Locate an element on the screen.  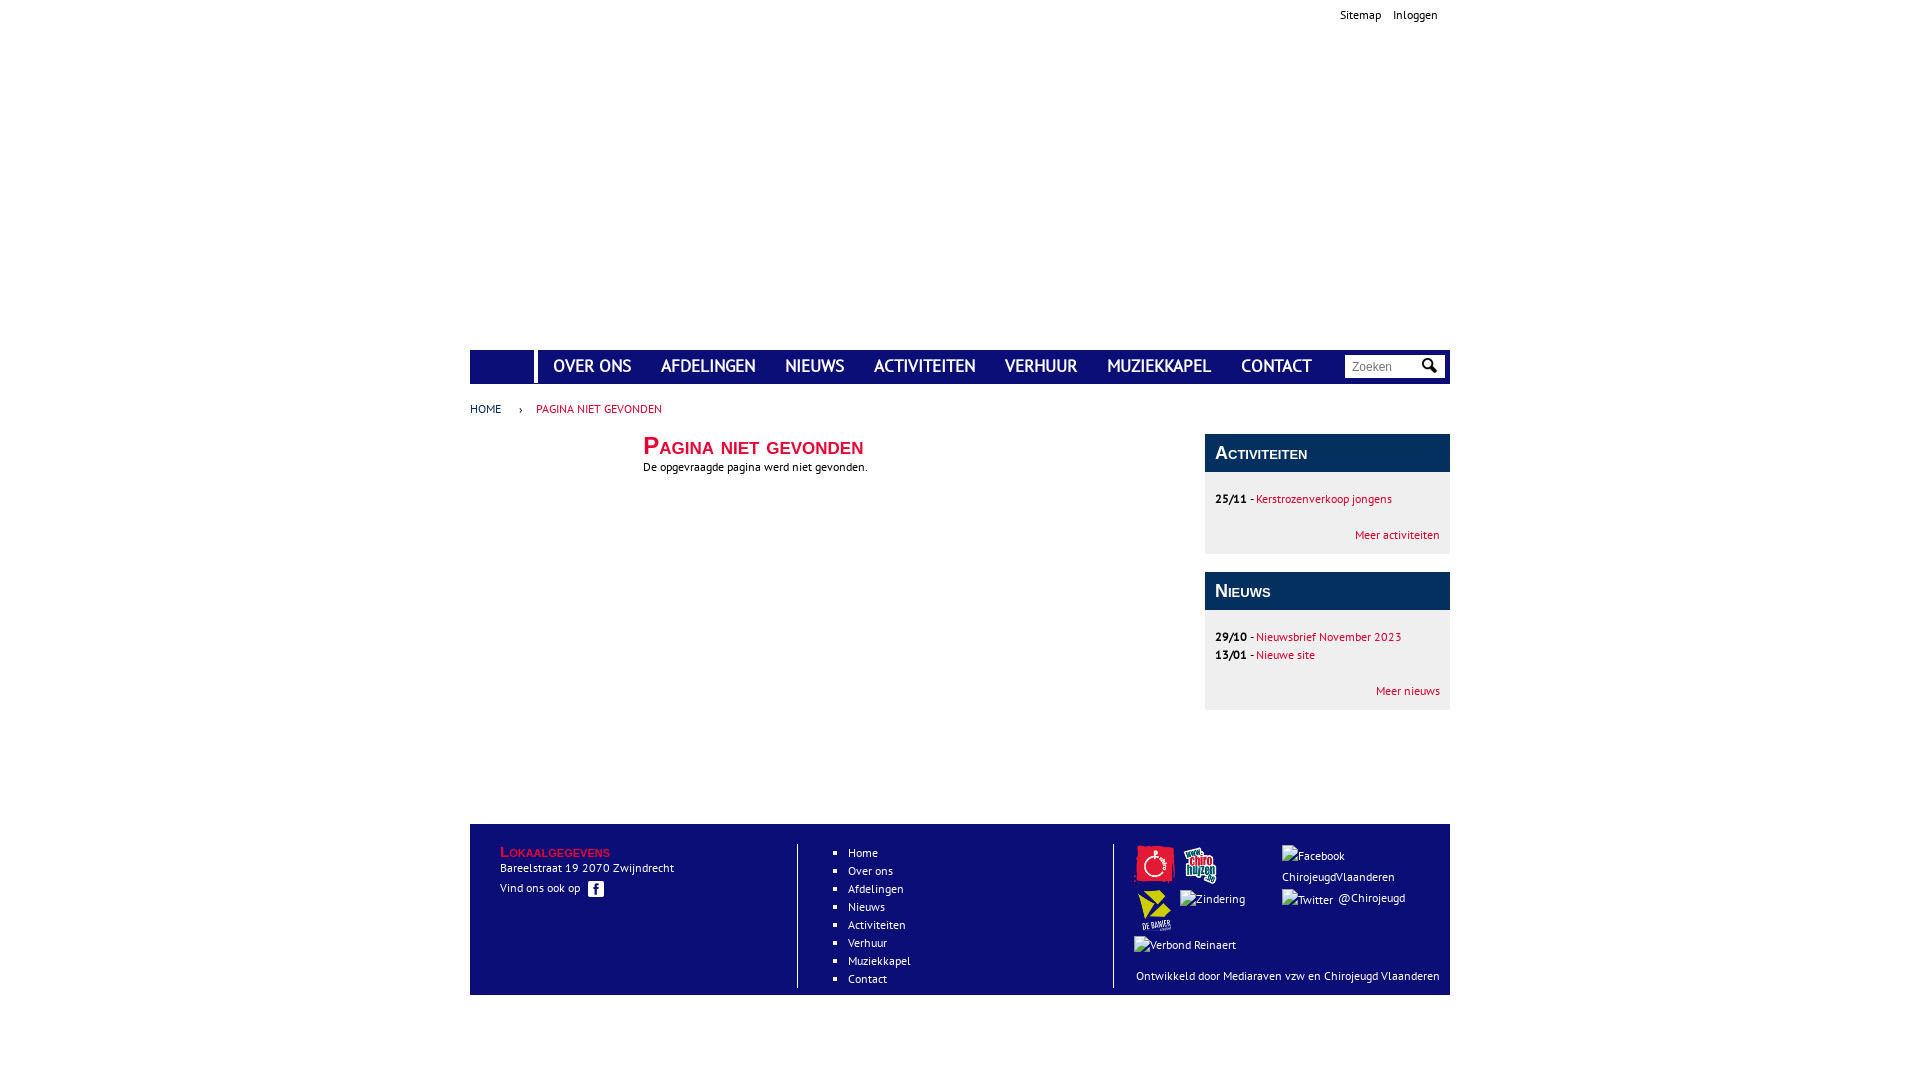
'Twitter' is located at coordinates (1281, 898).